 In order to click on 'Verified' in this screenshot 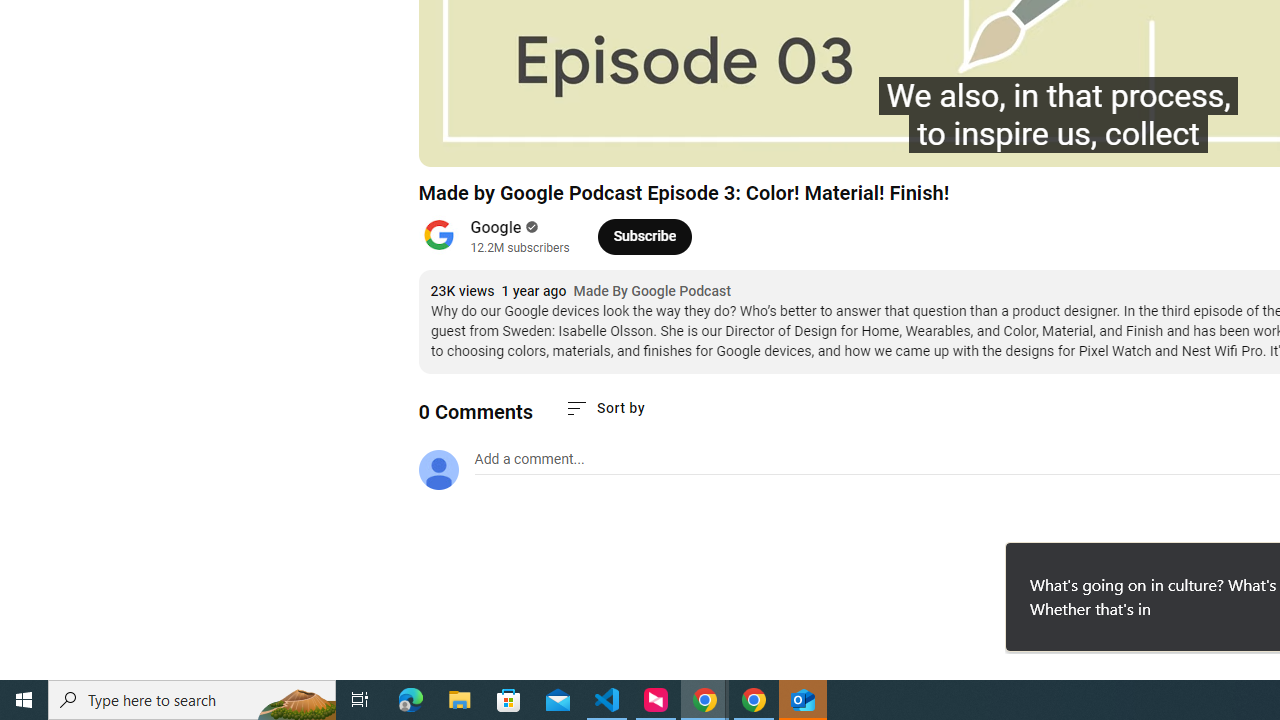, I will do `click(530, 226)`.